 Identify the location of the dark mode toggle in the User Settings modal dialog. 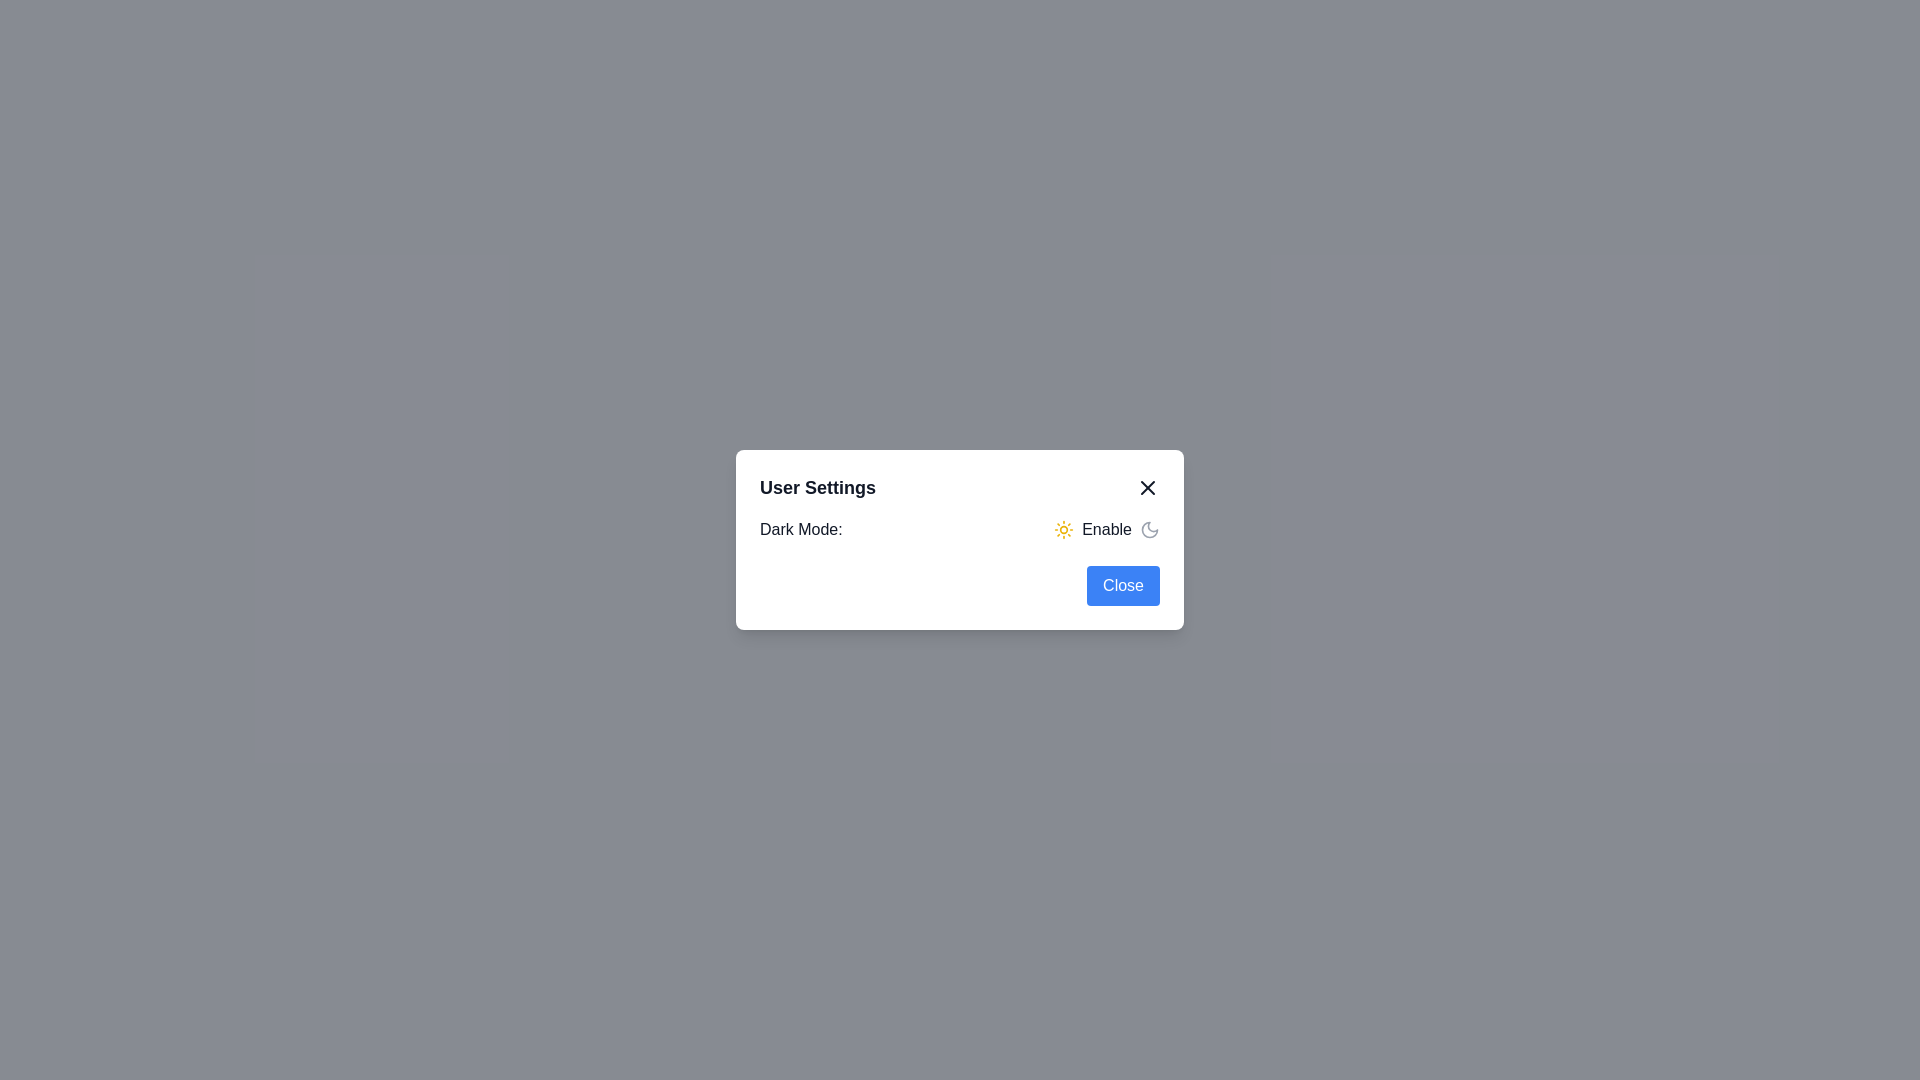
(960, 540).